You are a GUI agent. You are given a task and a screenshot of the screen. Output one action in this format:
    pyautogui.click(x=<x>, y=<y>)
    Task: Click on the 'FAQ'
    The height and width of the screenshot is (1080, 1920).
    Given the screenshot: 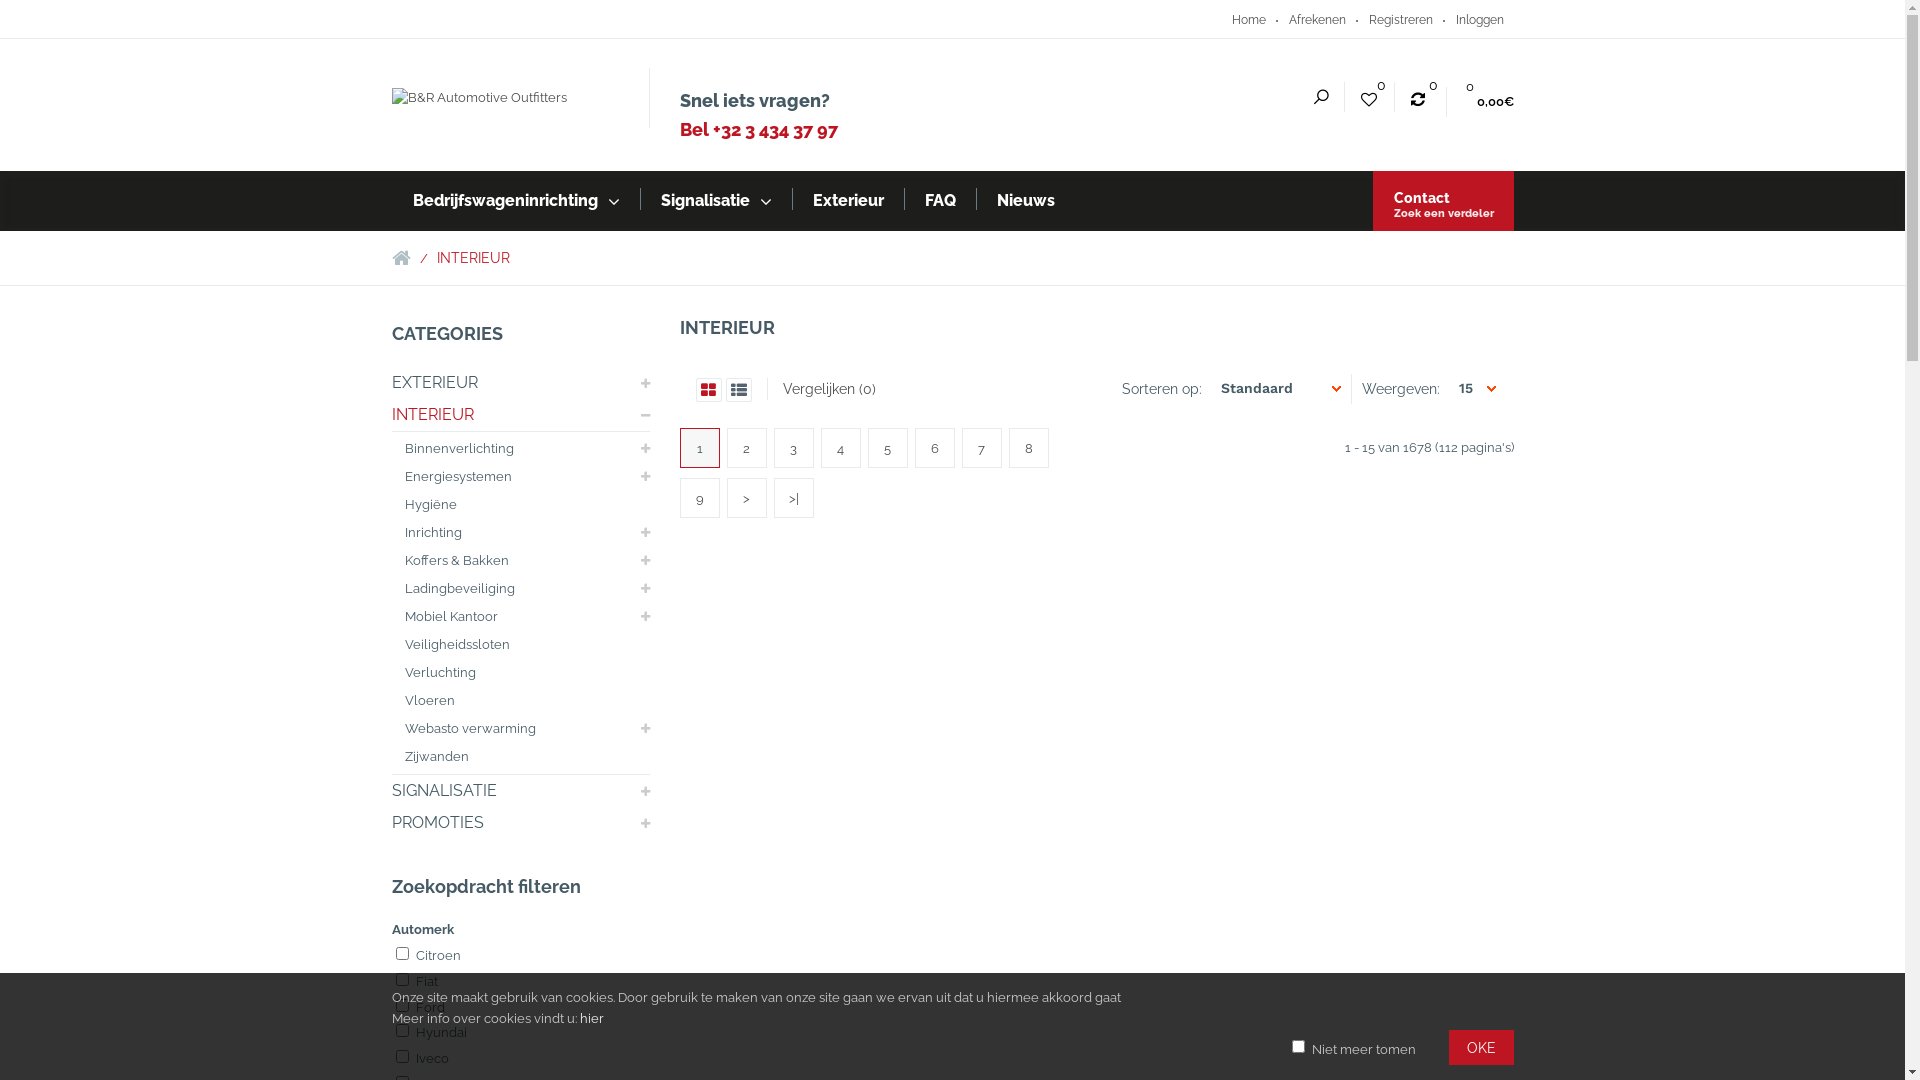 What is the action you would take?
    pyautogui.click(x=939, y=200)
    